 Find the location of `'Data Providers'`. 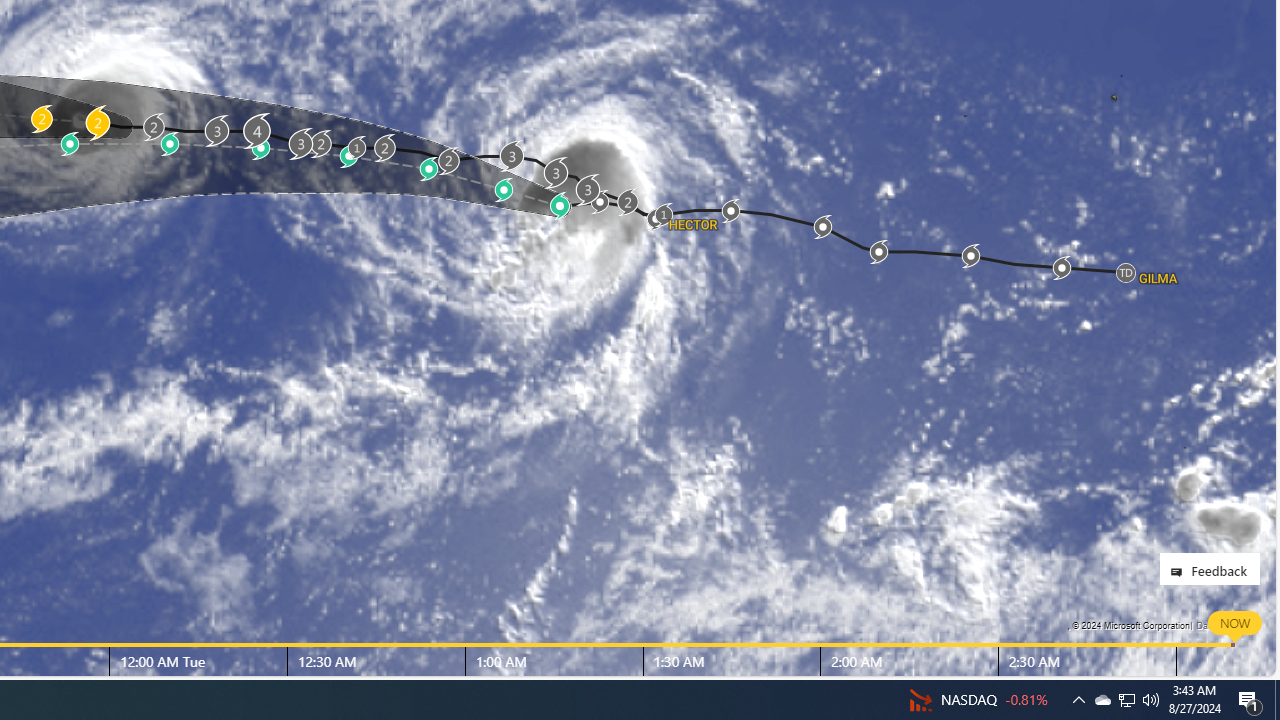

'Data Providers' is located at coordinates (1224, 624).